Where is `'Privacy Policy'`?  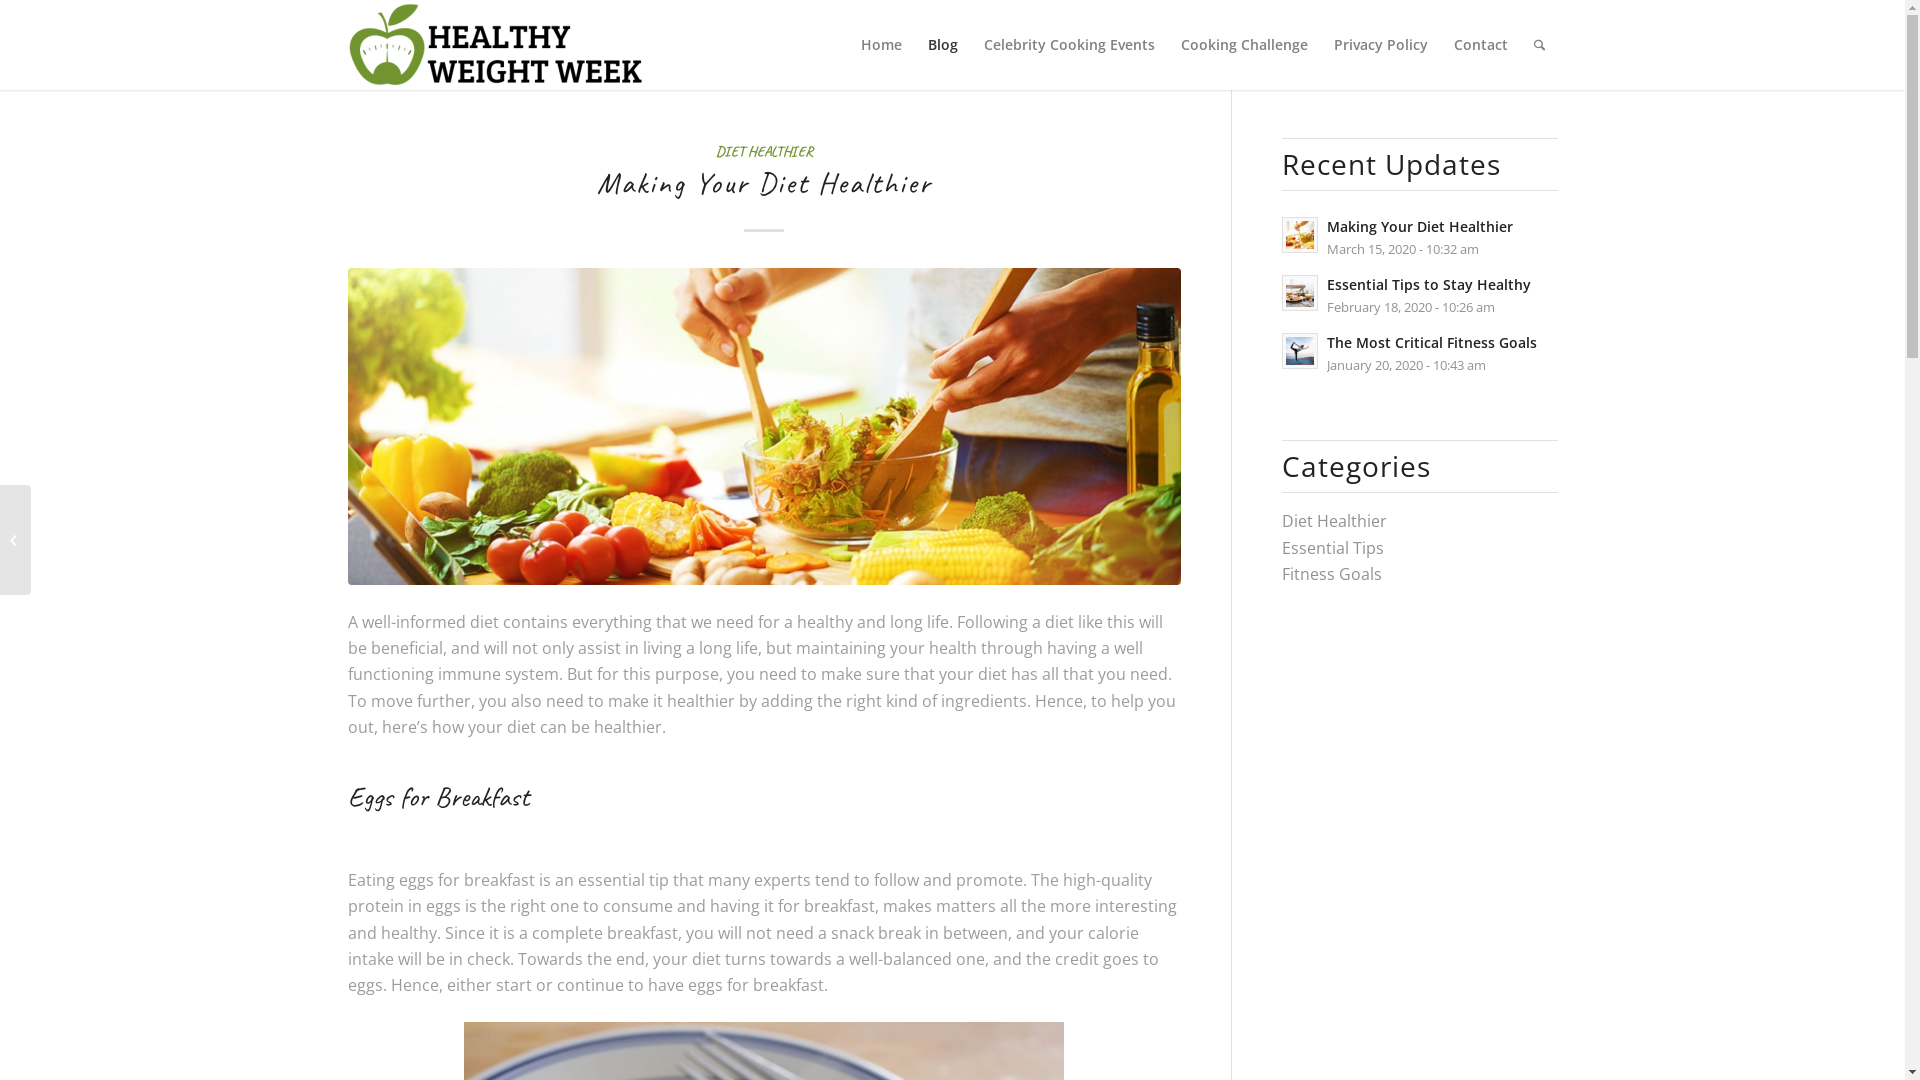 'Privacy Policy' is located at coordinates (1379, 45).